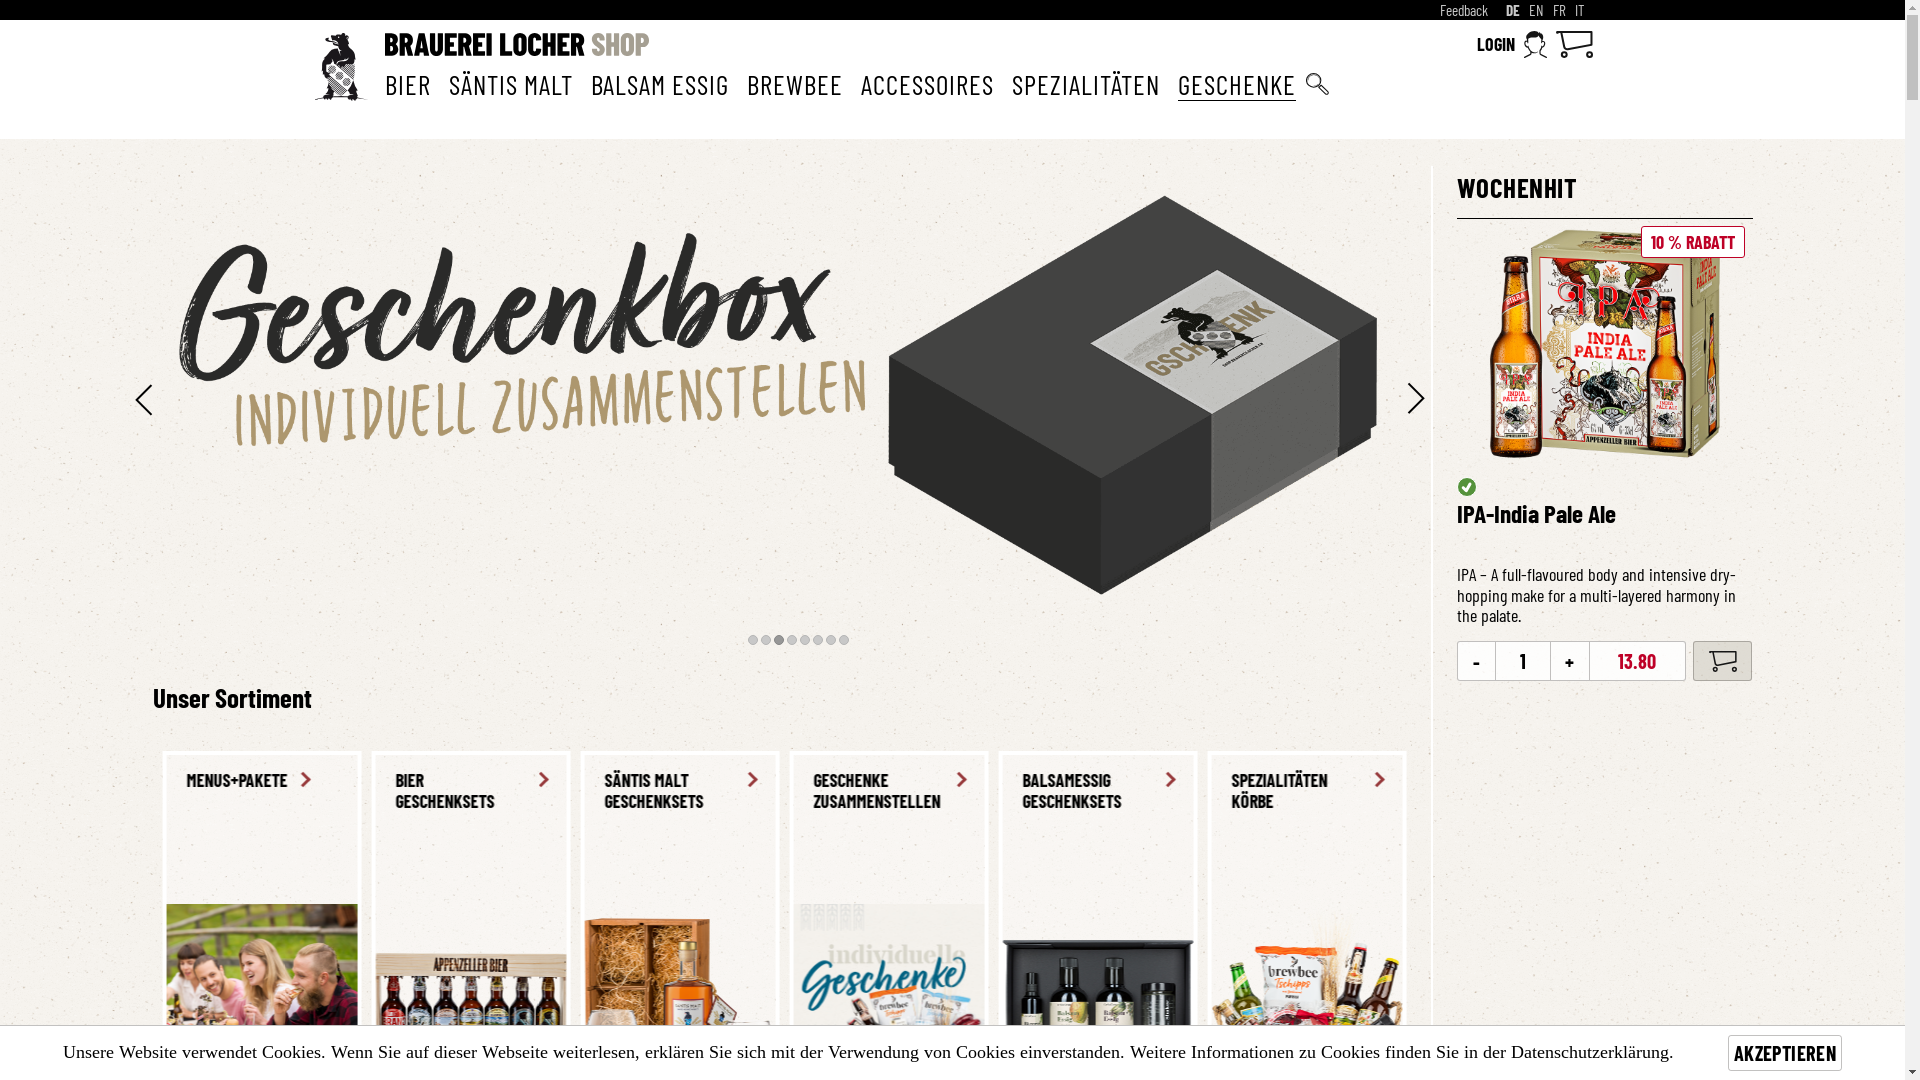  What do you see at coordinates (1190, 779) in the screenshot?
I see `'MENUS+PAKETE'` at bounding box center [1190, 779].